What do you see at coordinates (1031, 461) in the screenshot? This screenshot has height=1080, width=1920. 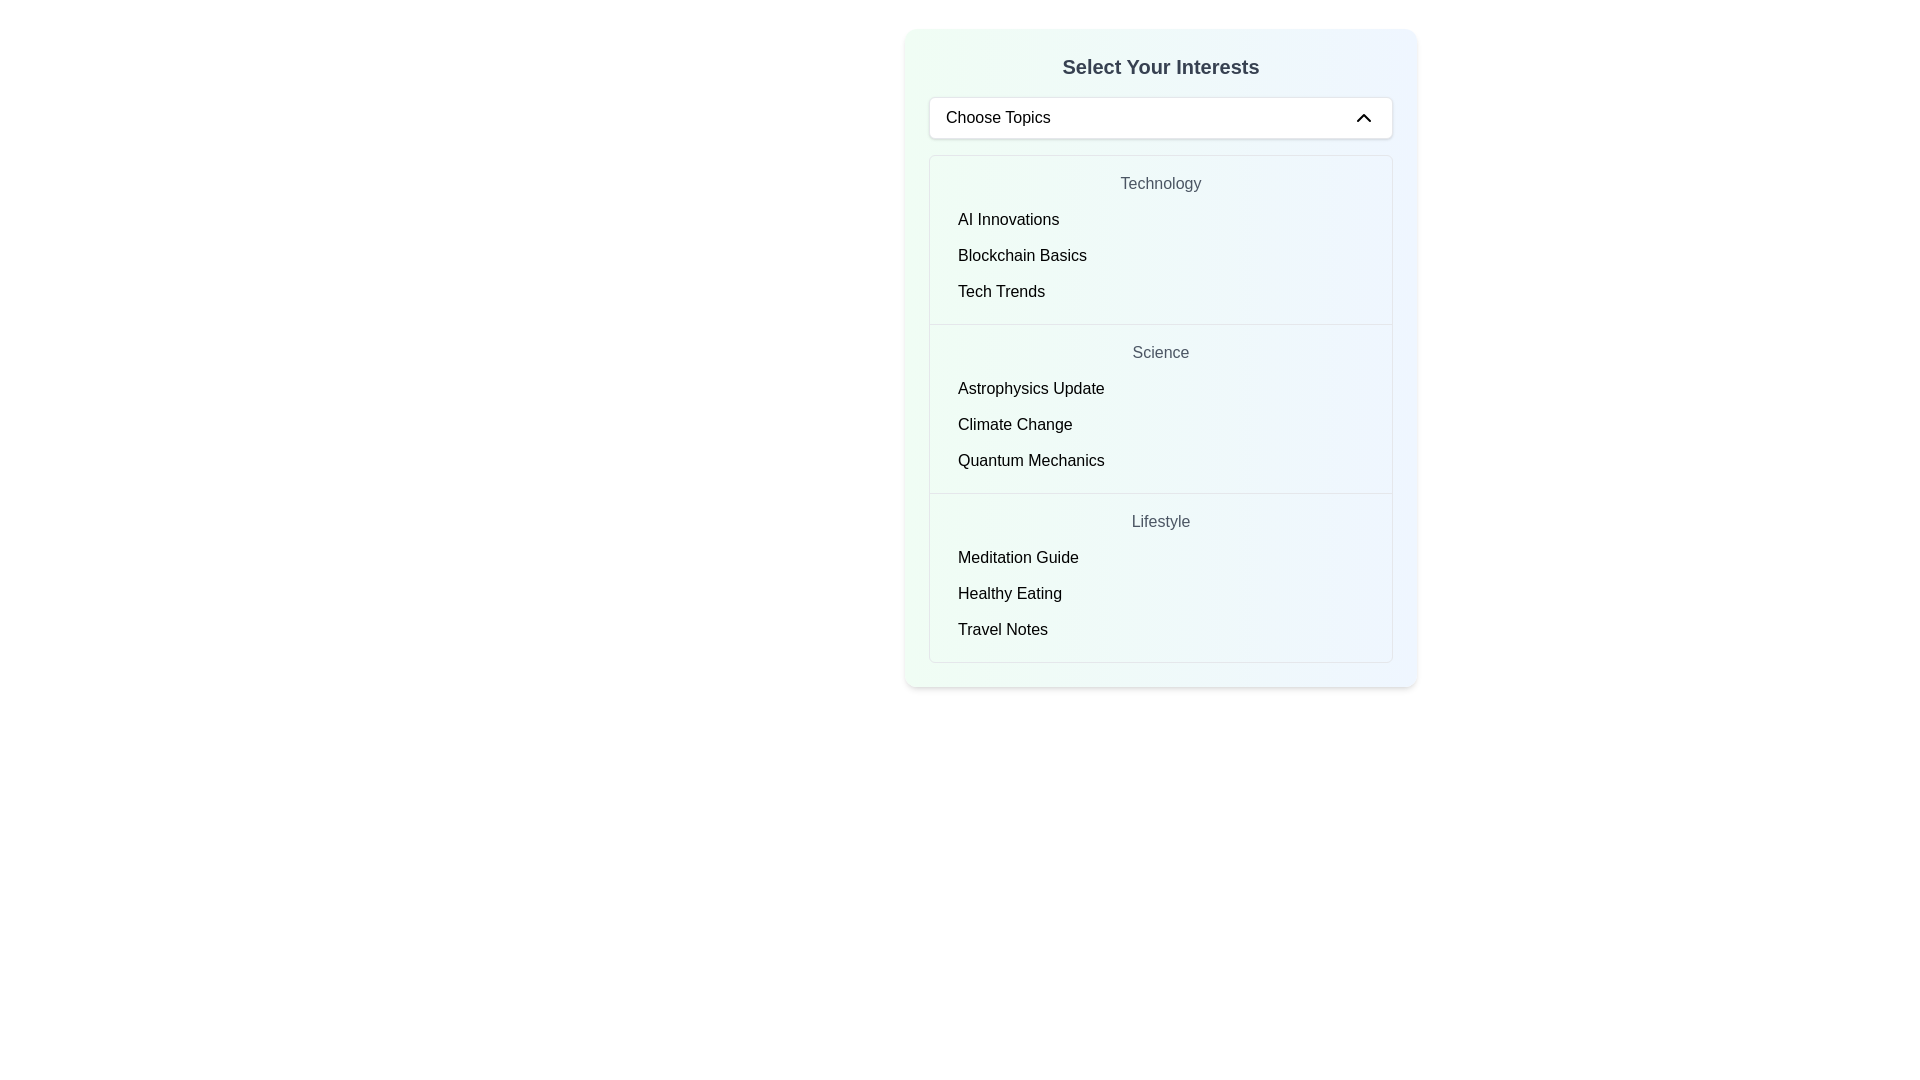 I see `the text label 'Quantum Mechanics' which is the last item in the 'Science' category of the list` at bounding box center [1031, 461].